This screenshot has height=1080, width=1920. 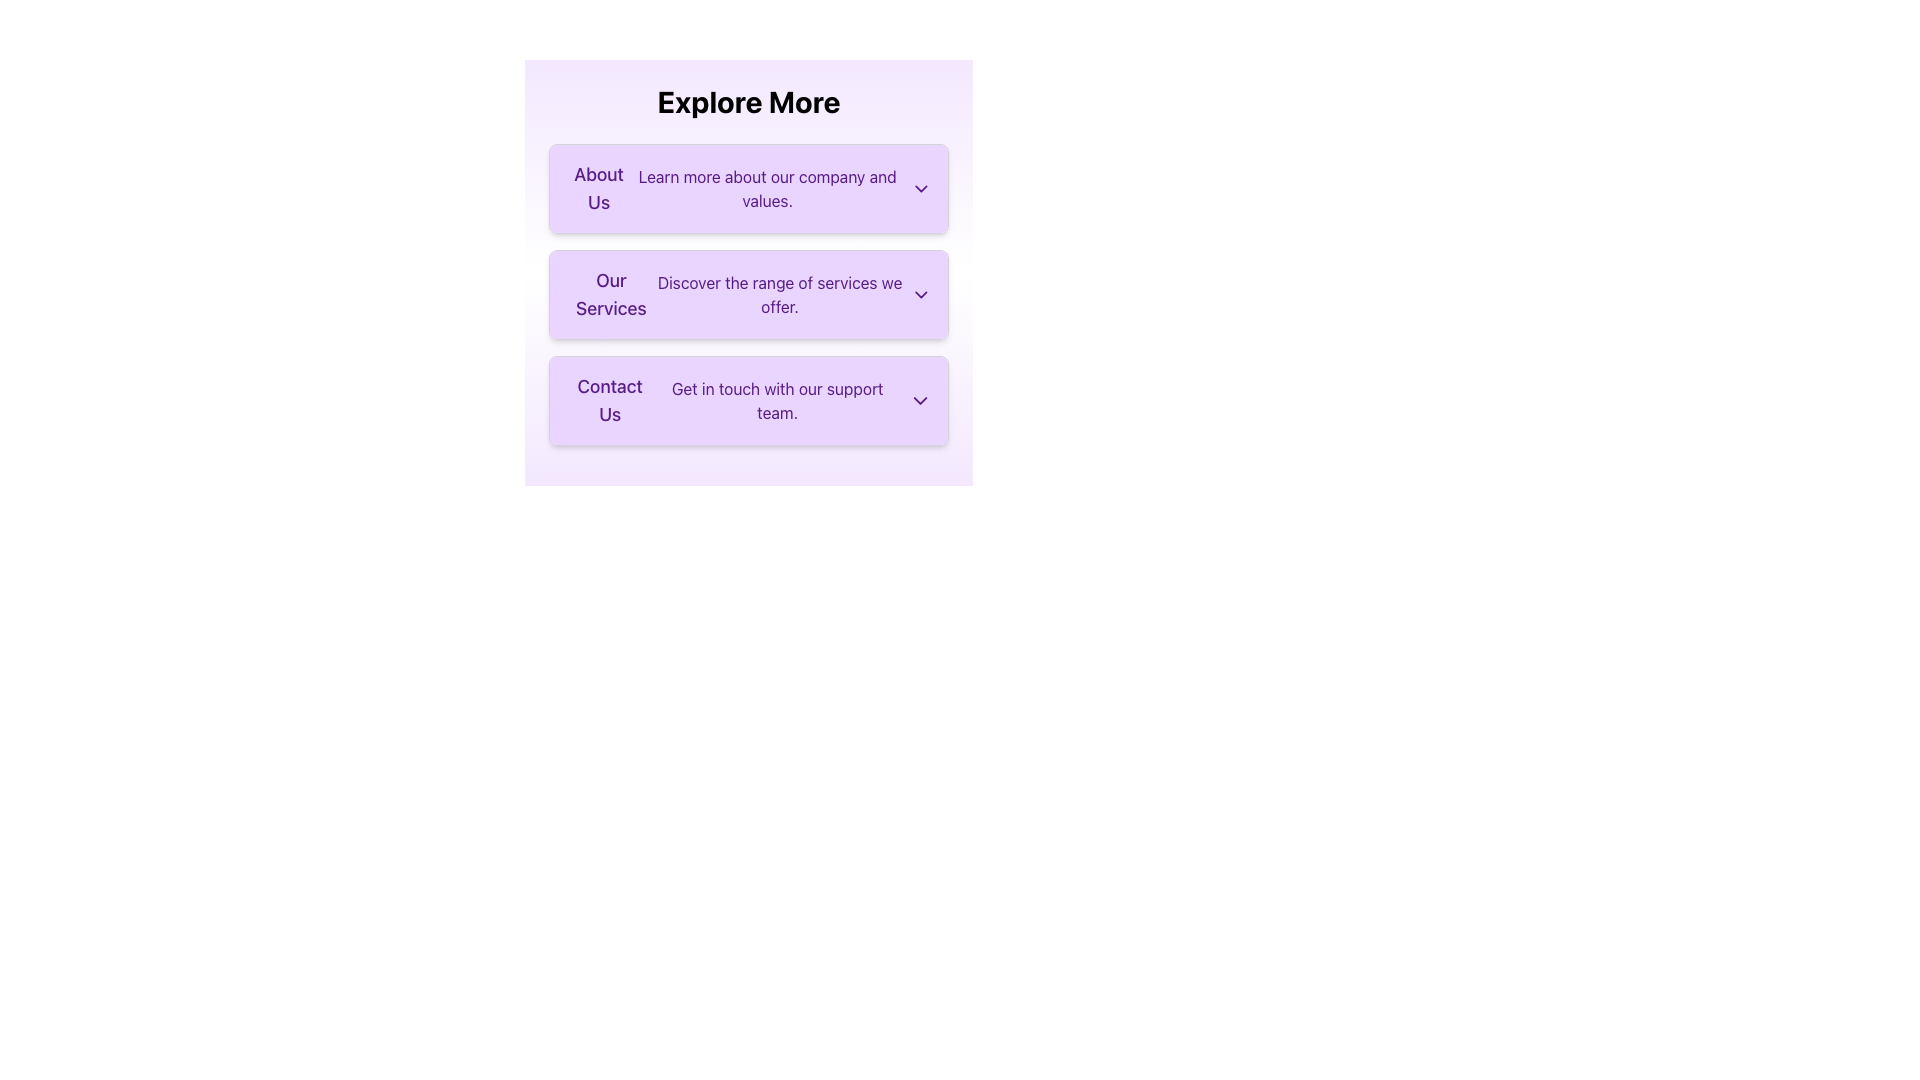 What do you see at coordinates (747, 189) in the screenshot?
I see `the first Interactive List Item or Button located under the 'Explore More' heading to read the displayed text about the company's background and values` at bounding box center [747, 189].